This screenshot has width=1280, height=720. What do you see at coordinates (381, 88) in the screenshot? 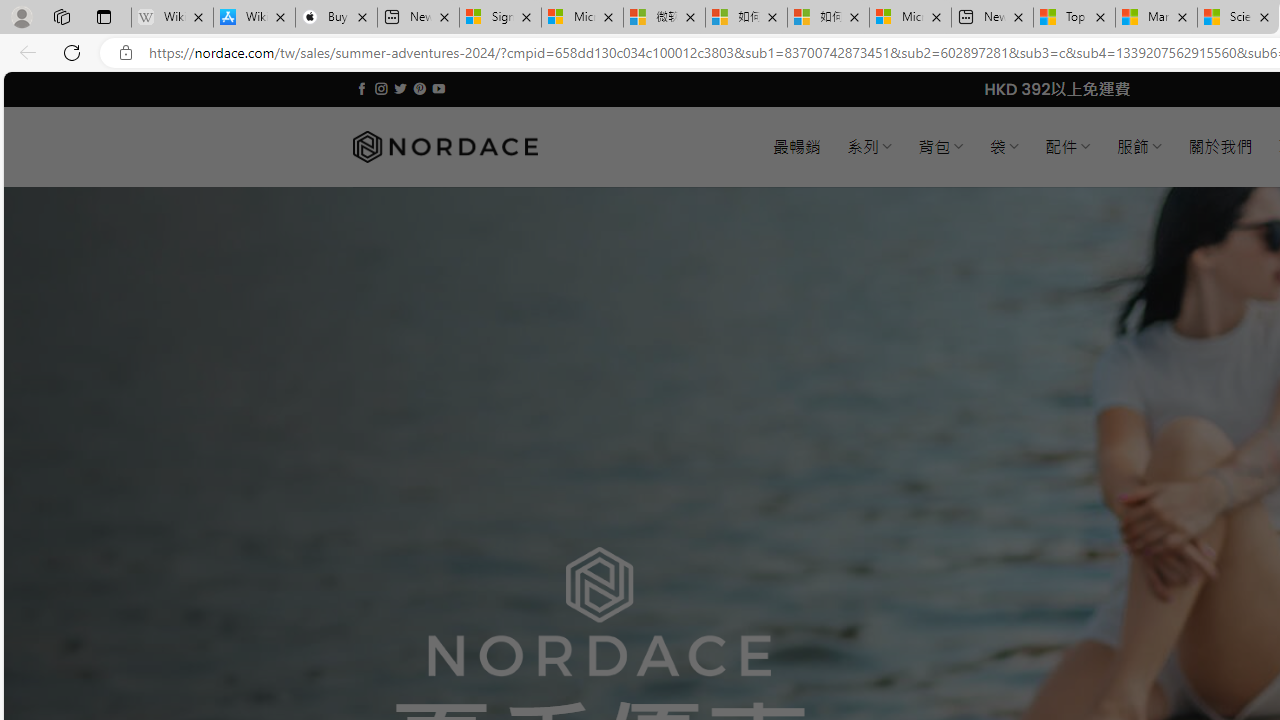
I see `'Follow on Instagram'` at bounding box center [381, 88].